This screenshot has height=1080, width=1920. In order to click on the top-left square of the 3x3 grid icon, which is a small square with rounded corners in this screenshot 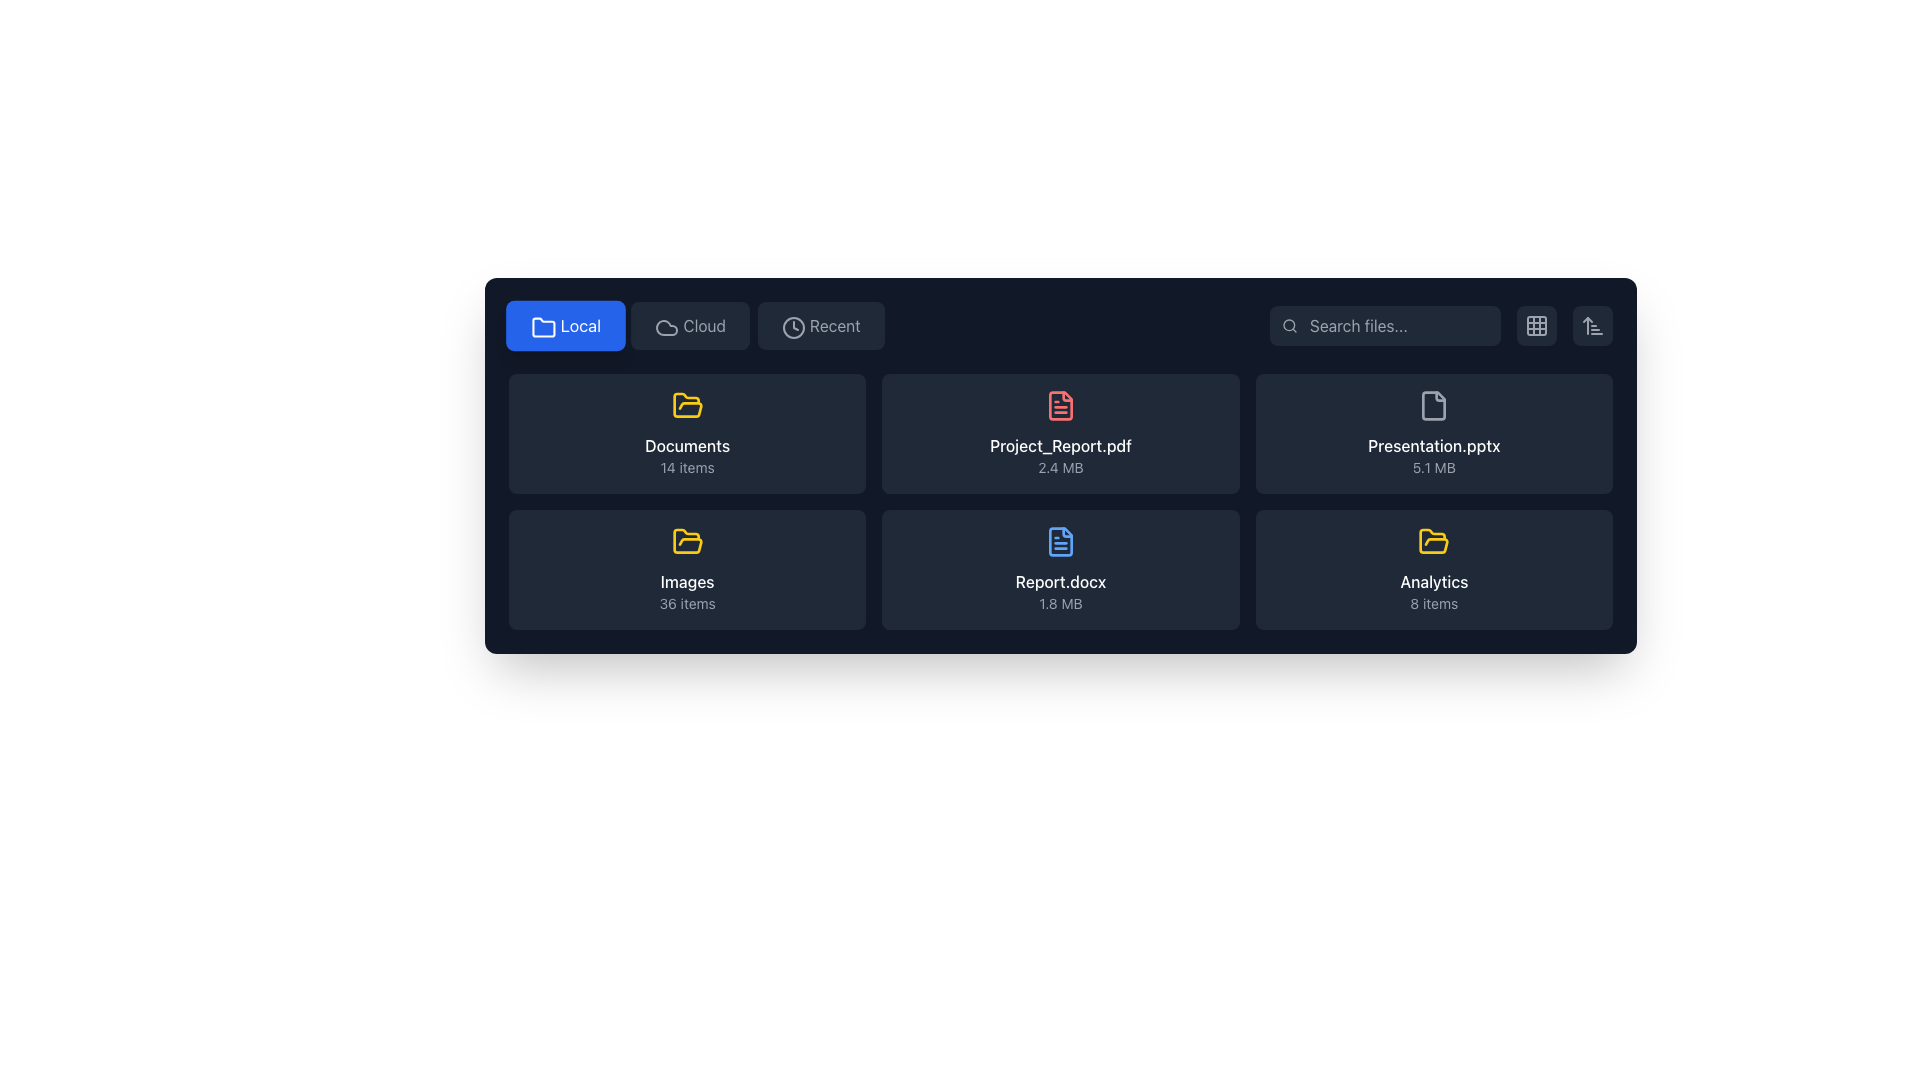, I will do `click(1535, 325)`.